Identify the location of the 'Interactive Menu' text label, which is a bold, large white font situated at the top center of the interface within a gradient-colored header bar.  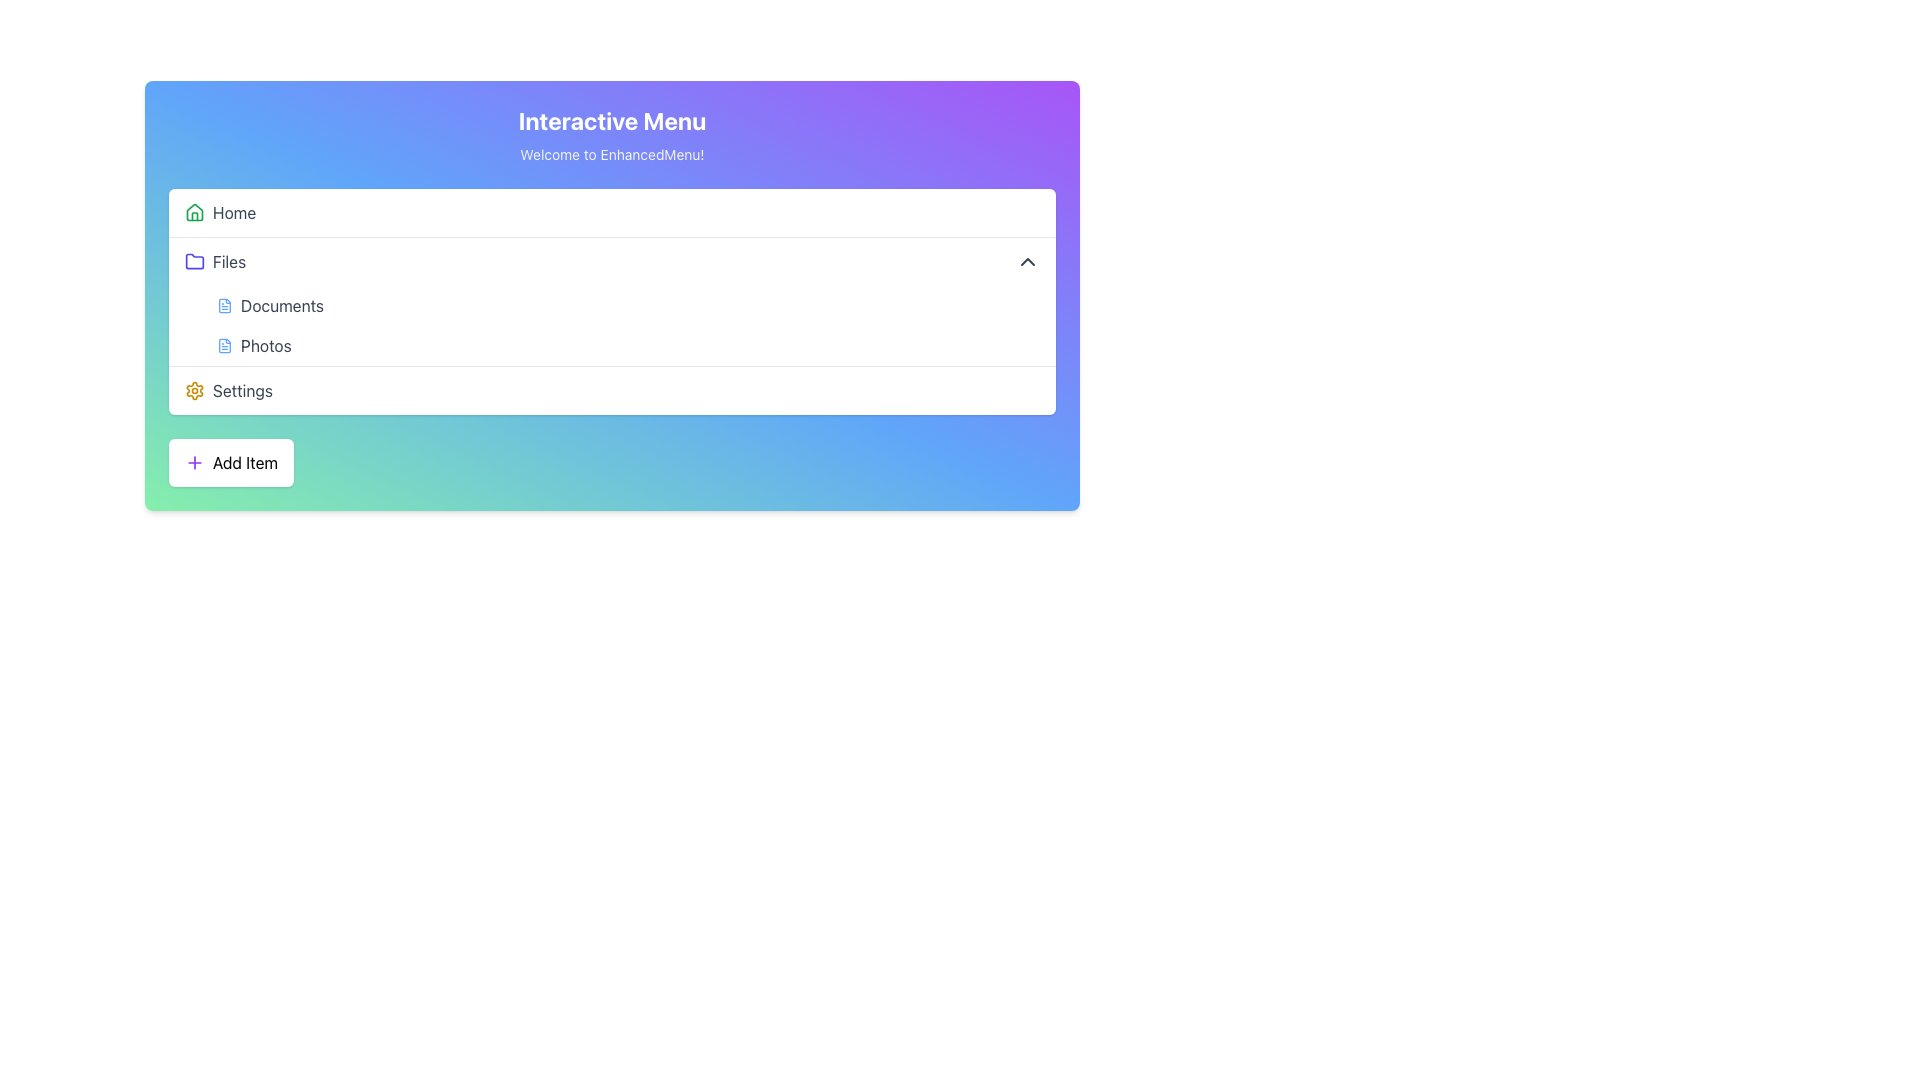
(611, 120).